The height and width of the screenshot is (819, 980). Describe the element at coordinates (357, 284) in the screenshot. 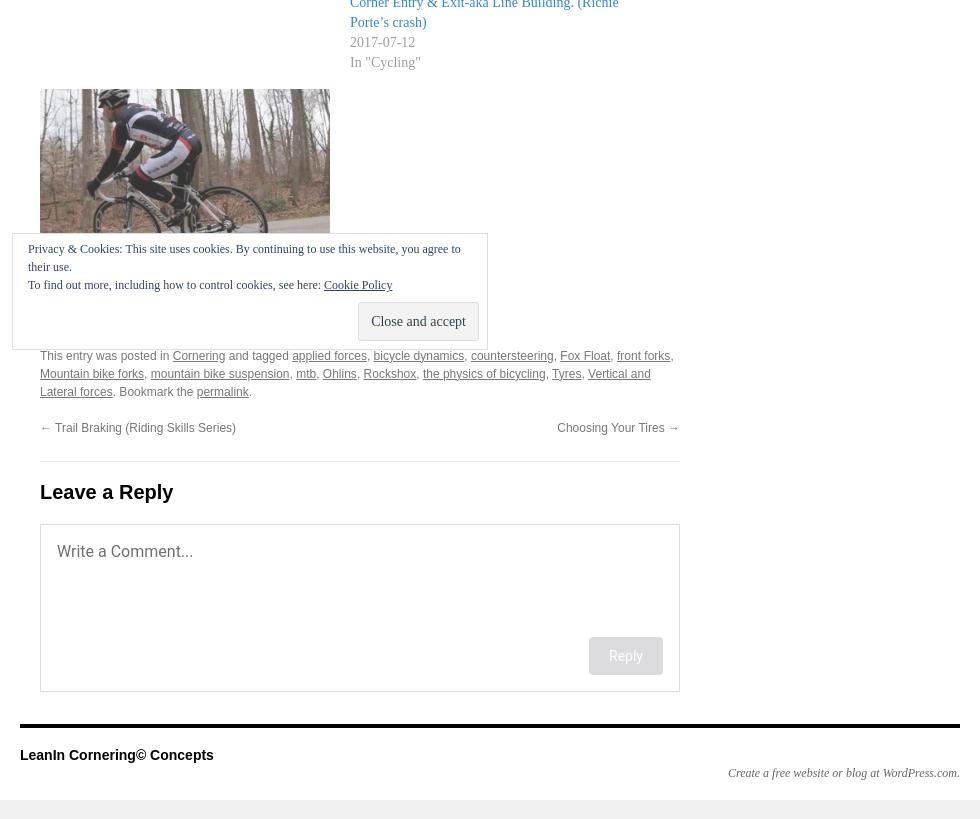

I see `'Cookie Policy'` at that location.